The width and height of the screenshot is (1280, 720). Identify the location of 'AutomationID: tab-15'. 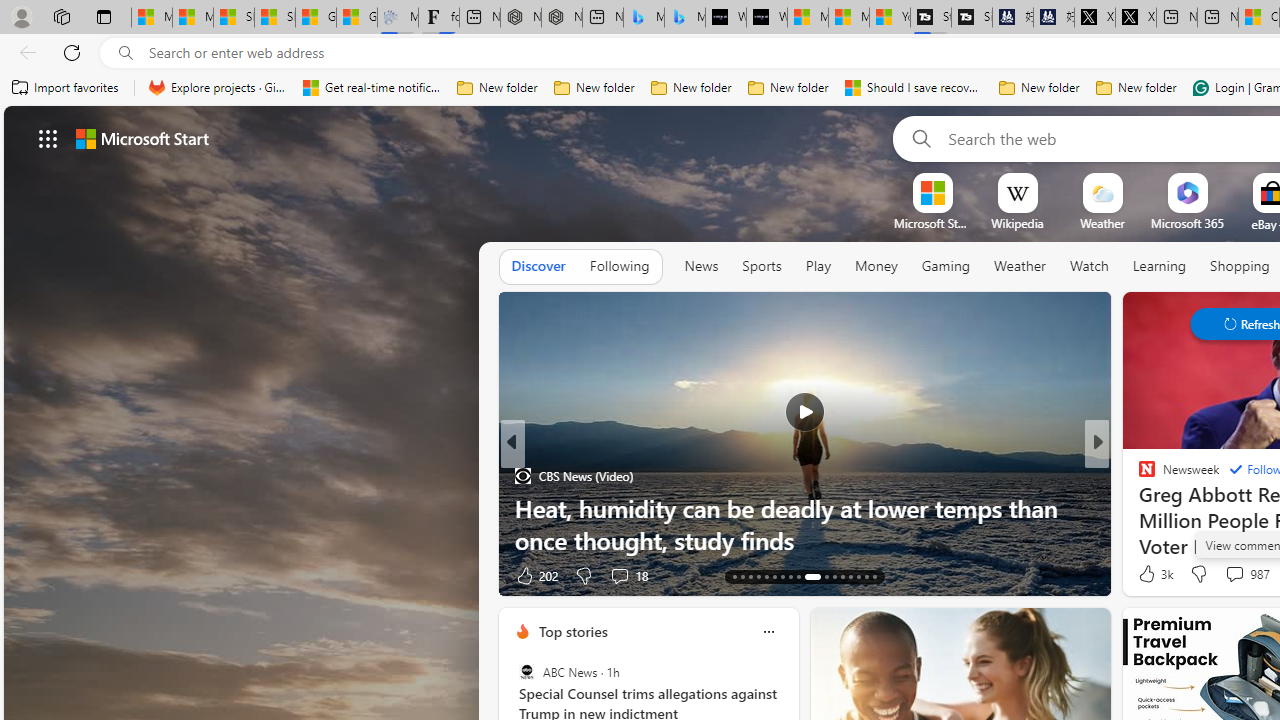
(749, 577).